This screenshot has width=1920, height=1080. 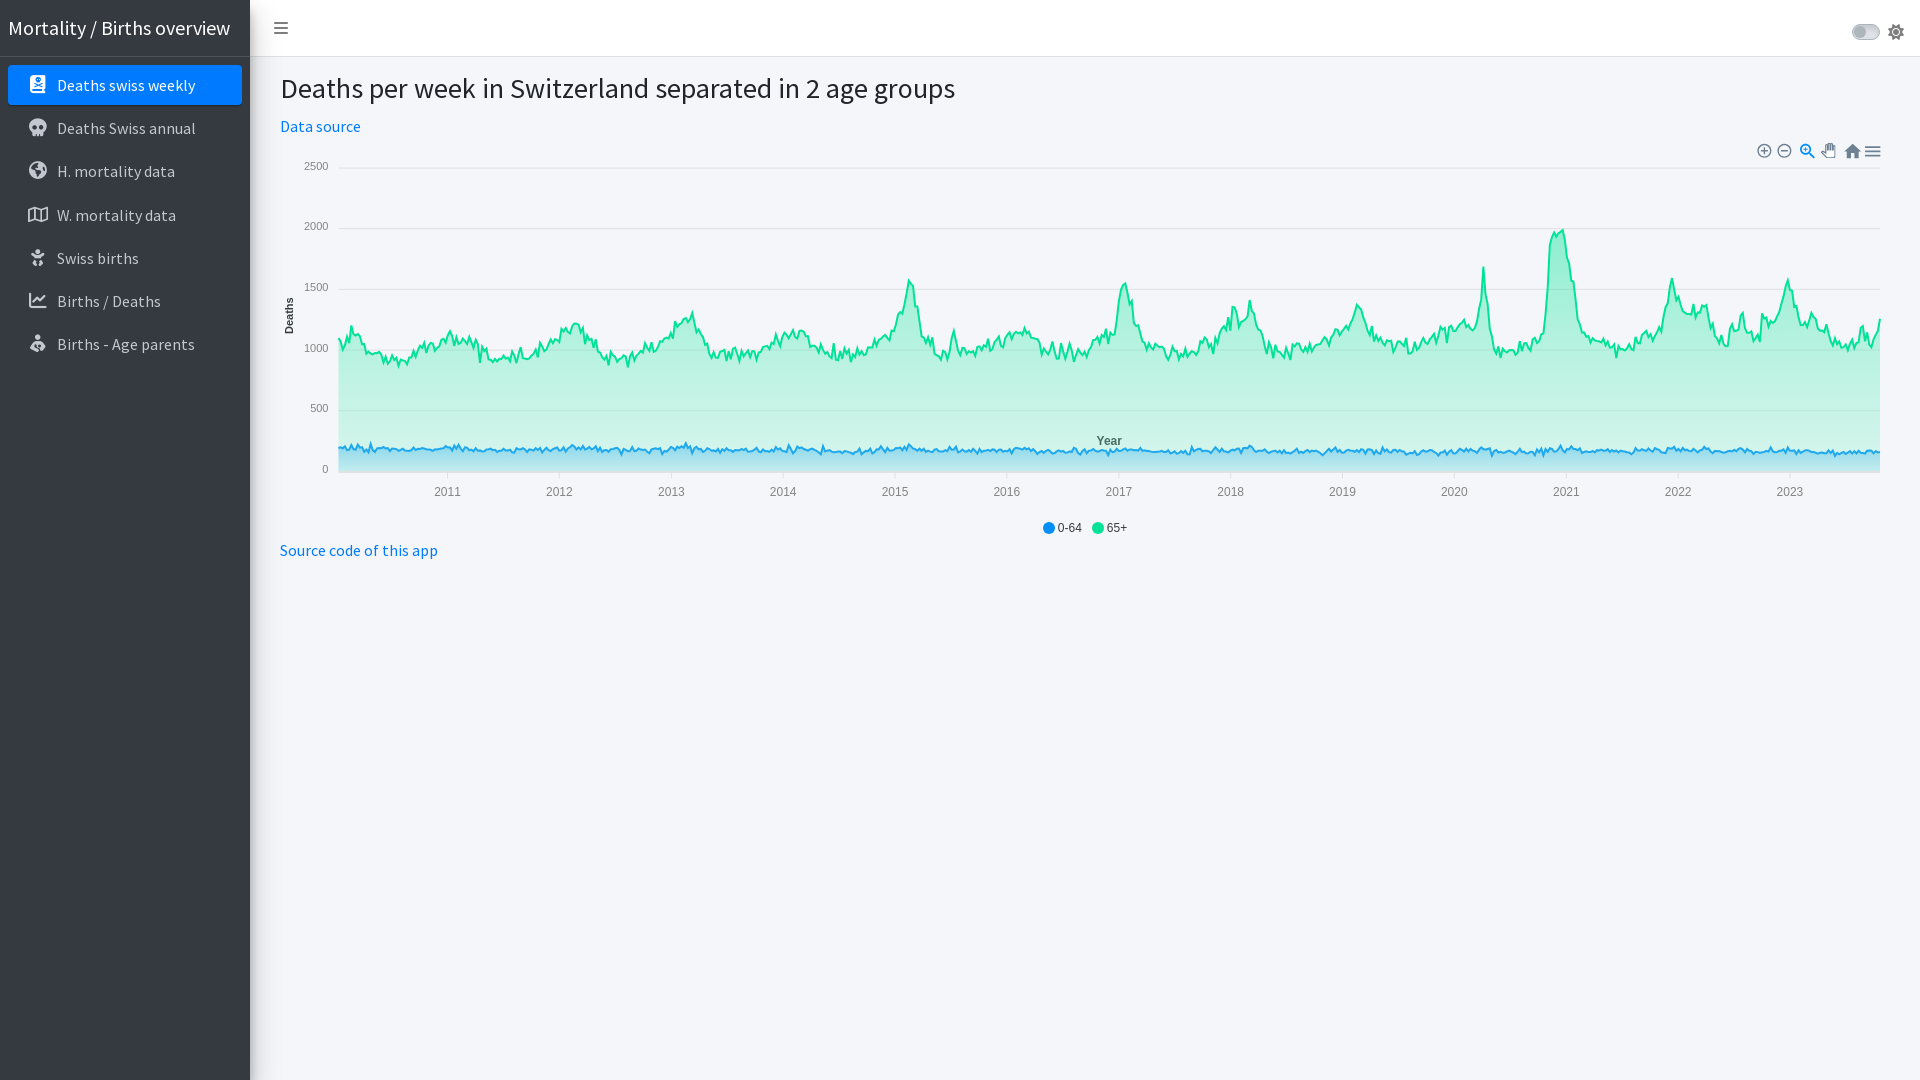 What do you see at coordinates (359, 550) in the screenshot?
I see `'Source code of this app'` at bounding box center [359, 550].